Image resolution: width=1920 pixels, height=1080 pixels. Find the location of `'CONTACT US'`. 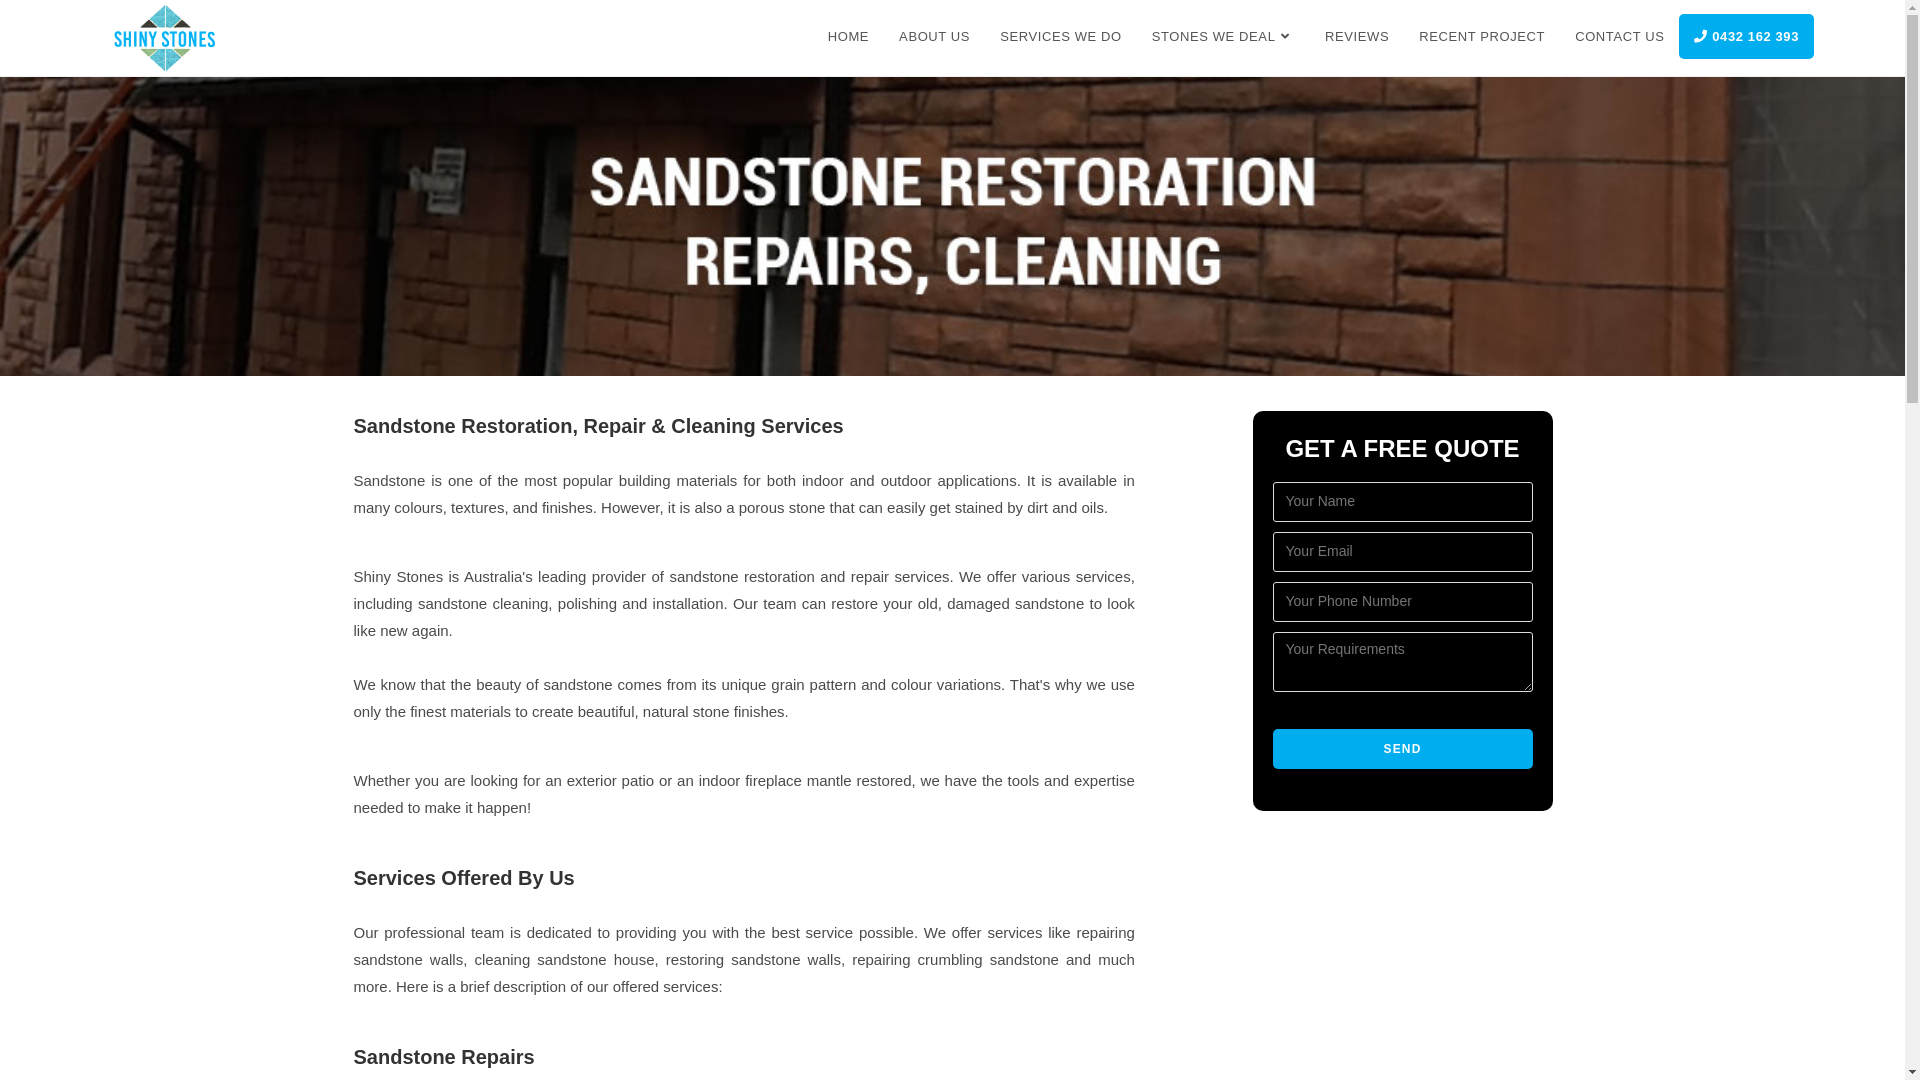

'CONTACT US' is located at coordinates (1619, 37).